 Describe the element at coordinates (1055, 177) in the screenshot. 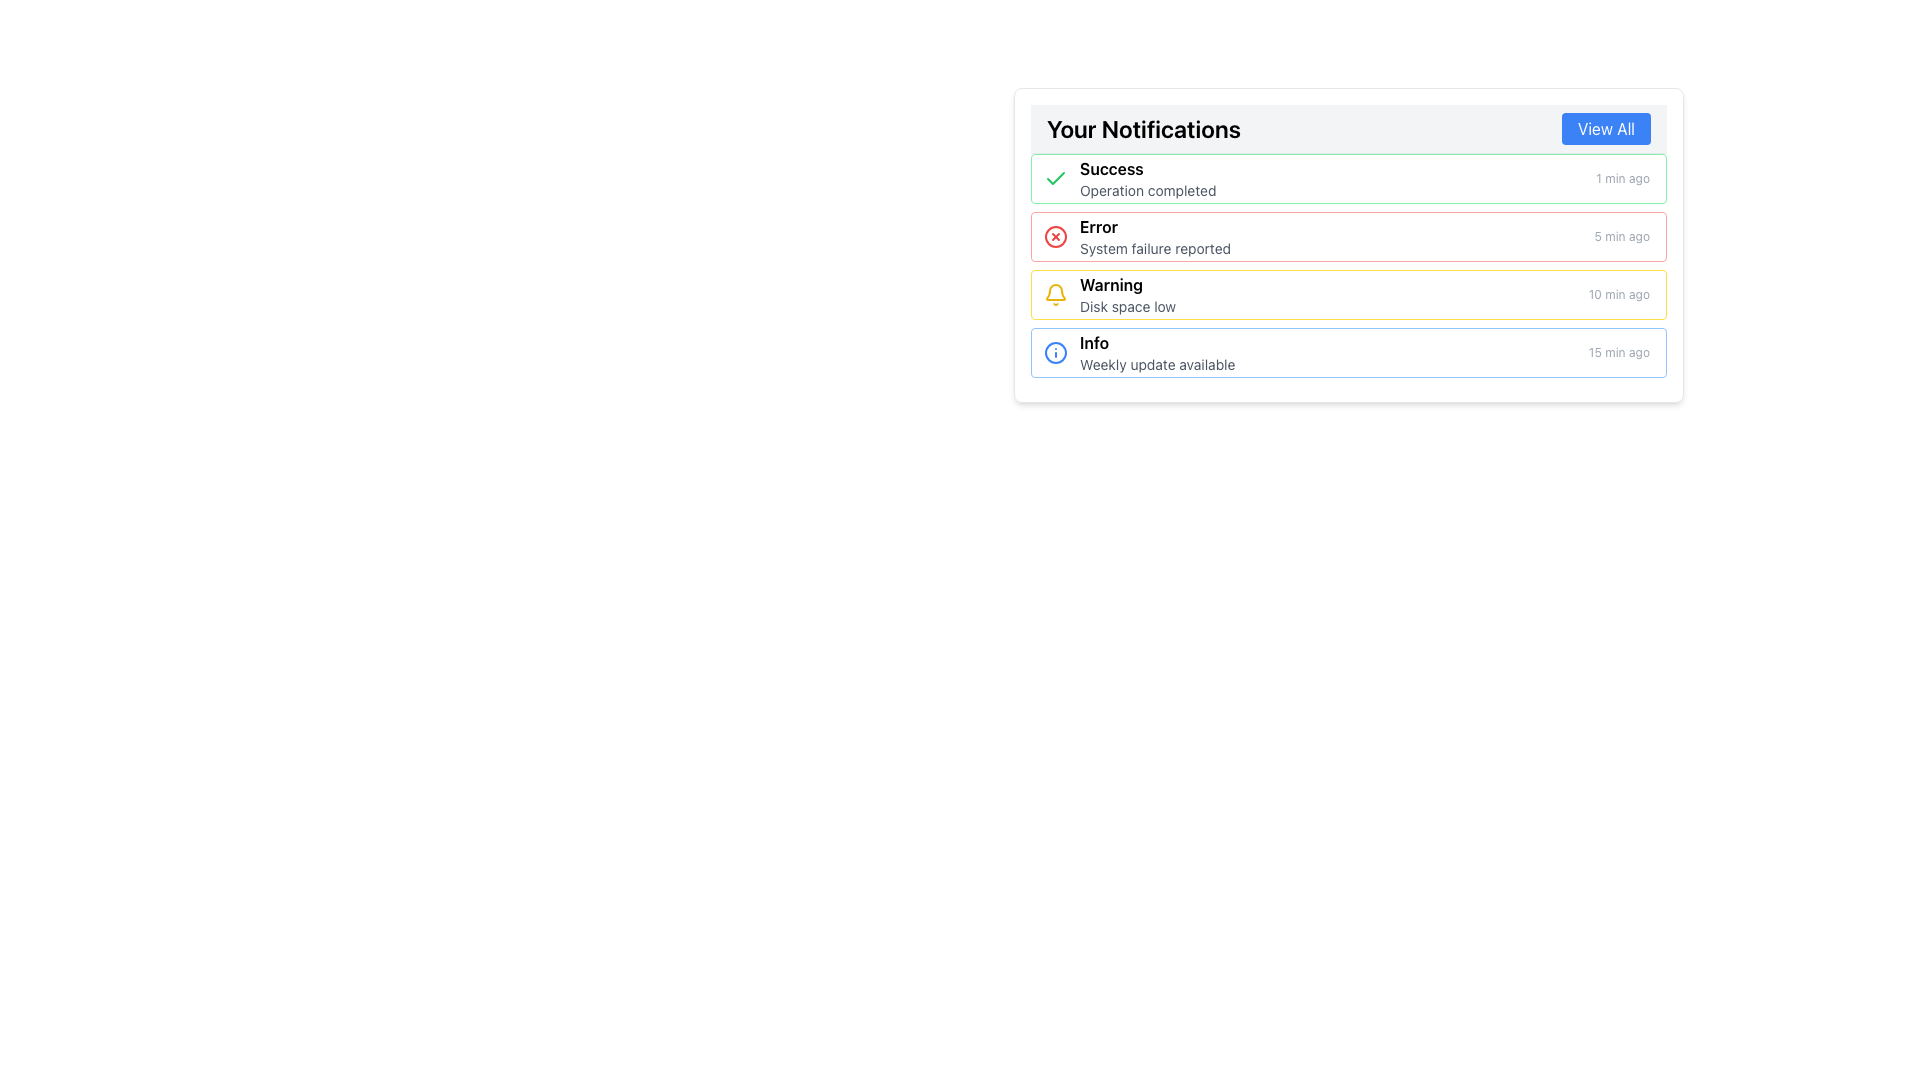

I see `the success notification icon, which is the first icon in the notification list preceding the text 'Success: Operation completed'` at that location.